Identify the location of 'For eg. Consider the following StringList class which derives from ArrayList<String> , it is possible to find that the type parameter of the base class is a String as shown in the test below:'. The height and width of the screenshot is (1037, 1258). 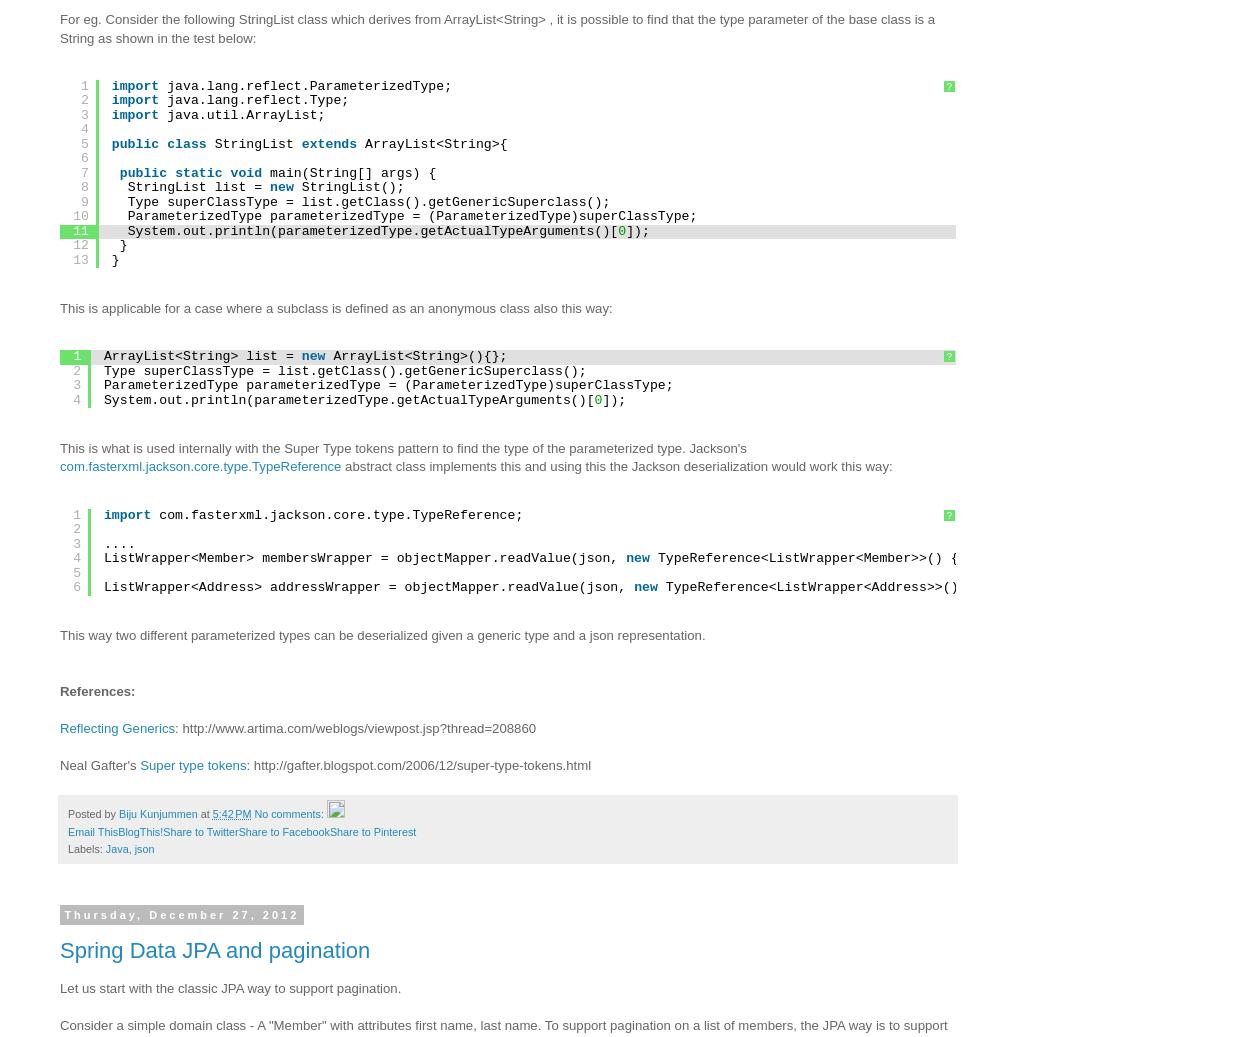
(60, 27).